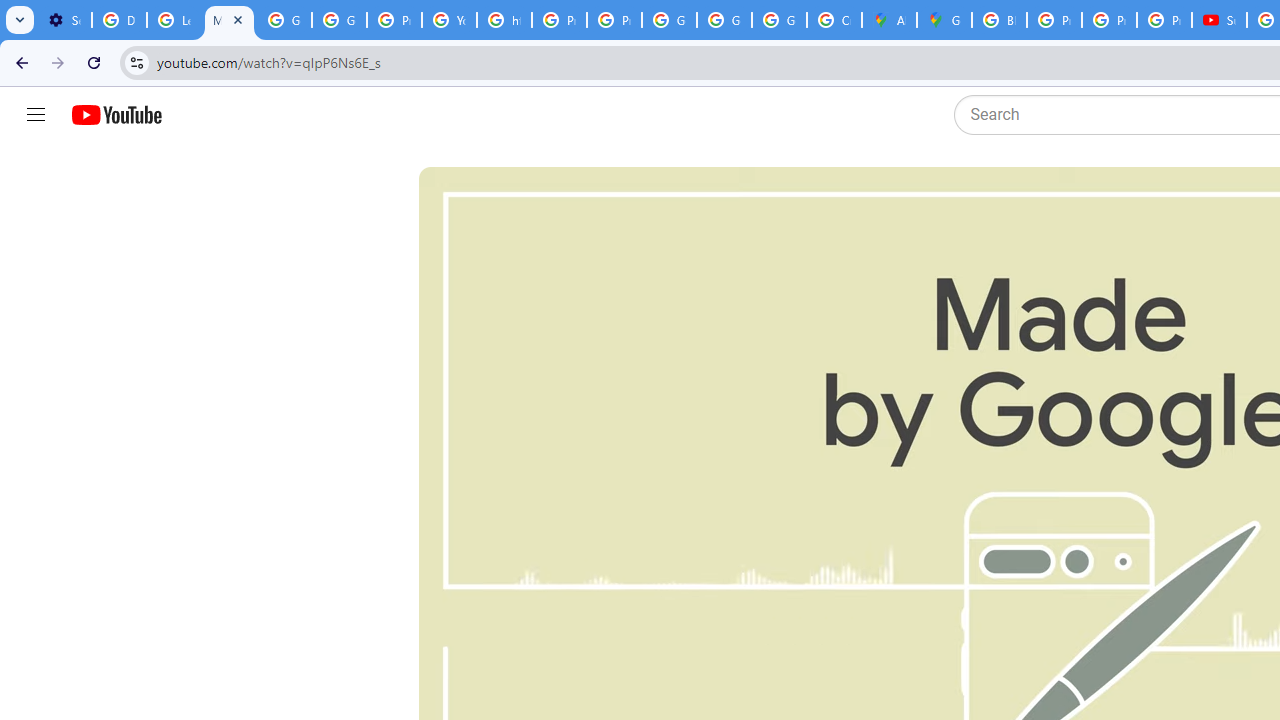 The width and height of the screenshot is (1280, 720). What do you see at coordinates (118, 20) in the screenshot?
I see `'Delete photos & videos - Computer - Google Photos Help'` at bounding box center [118, 20].